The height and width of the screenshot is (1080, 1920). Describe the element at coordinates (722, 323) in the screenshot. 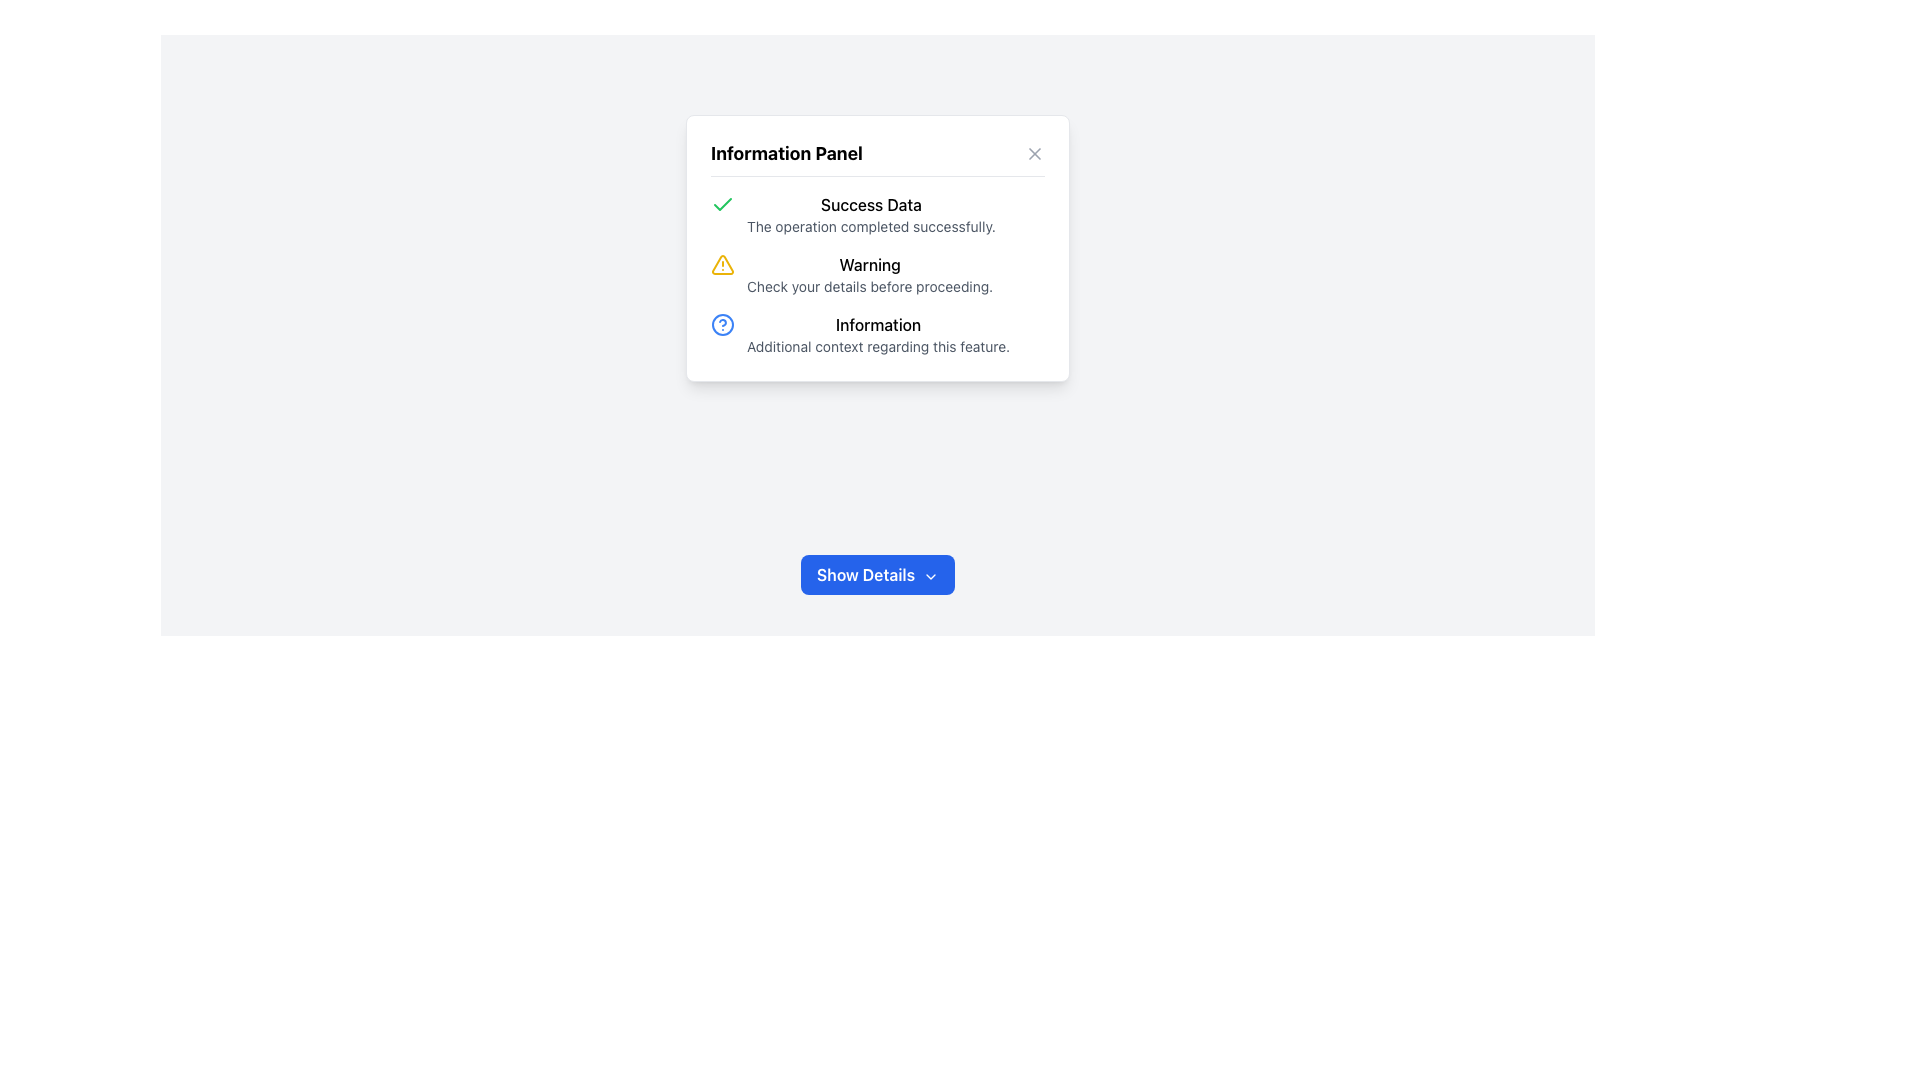

I see `the blue outlined circular icon with a question mark inside, located next to the 'Information' text in the third row of the panel` at that location.